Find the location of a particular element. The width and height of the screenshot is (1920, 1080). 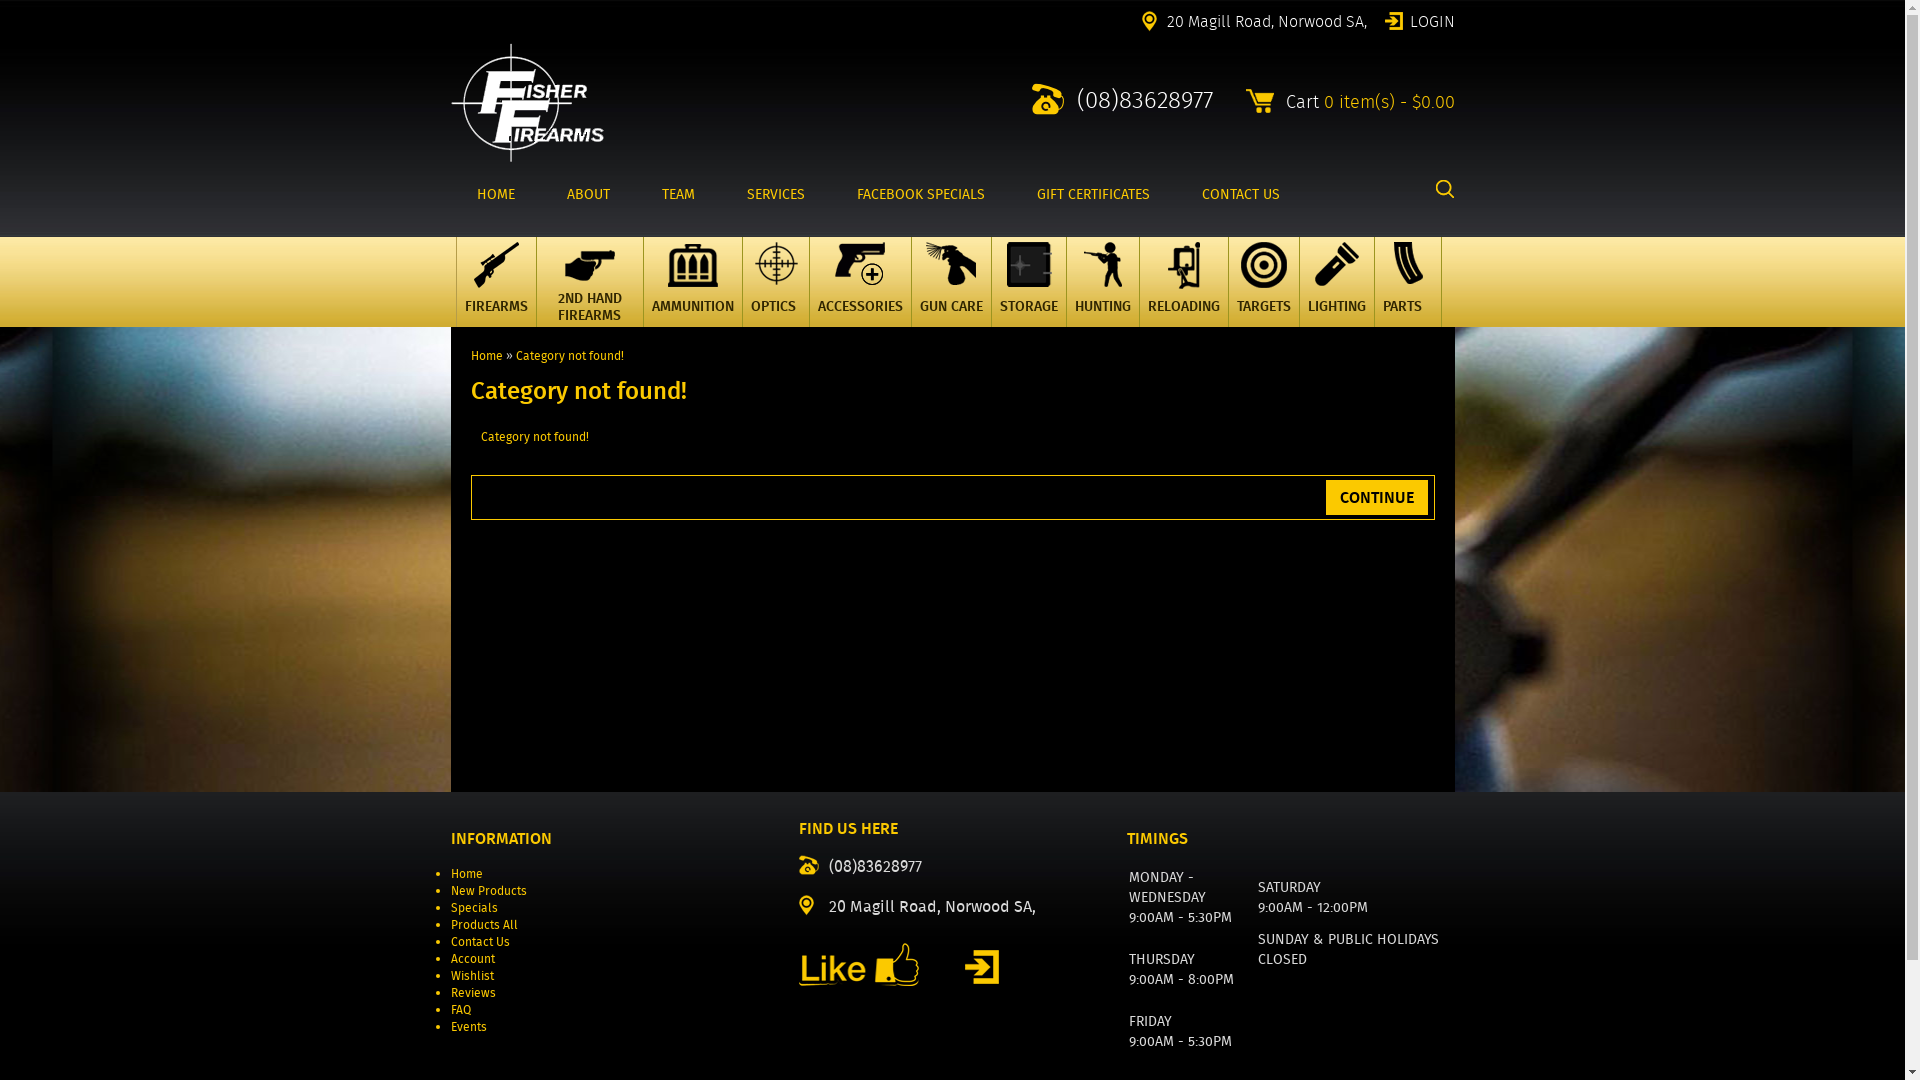

'RELOADING' is located at coordinates (1182, 281).